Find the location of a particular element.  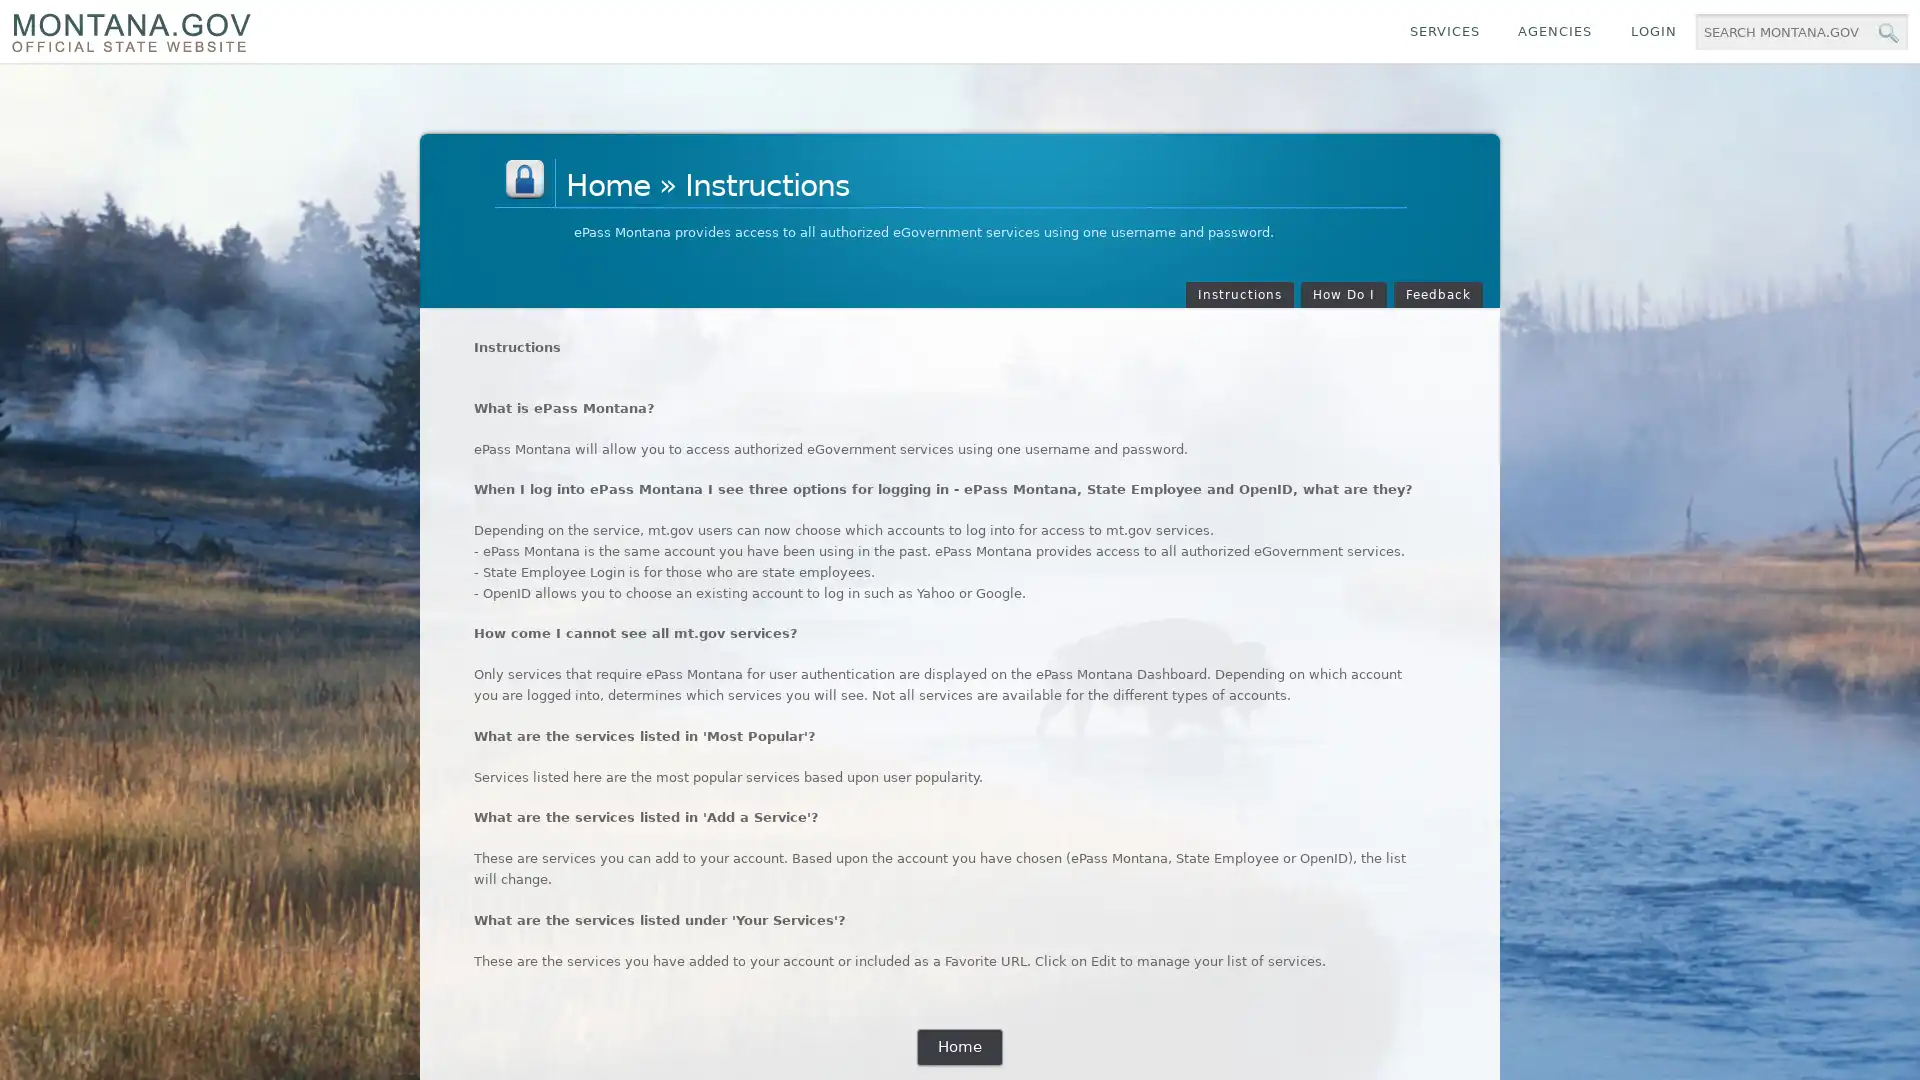

Home is located at coordinates (958, 1046).